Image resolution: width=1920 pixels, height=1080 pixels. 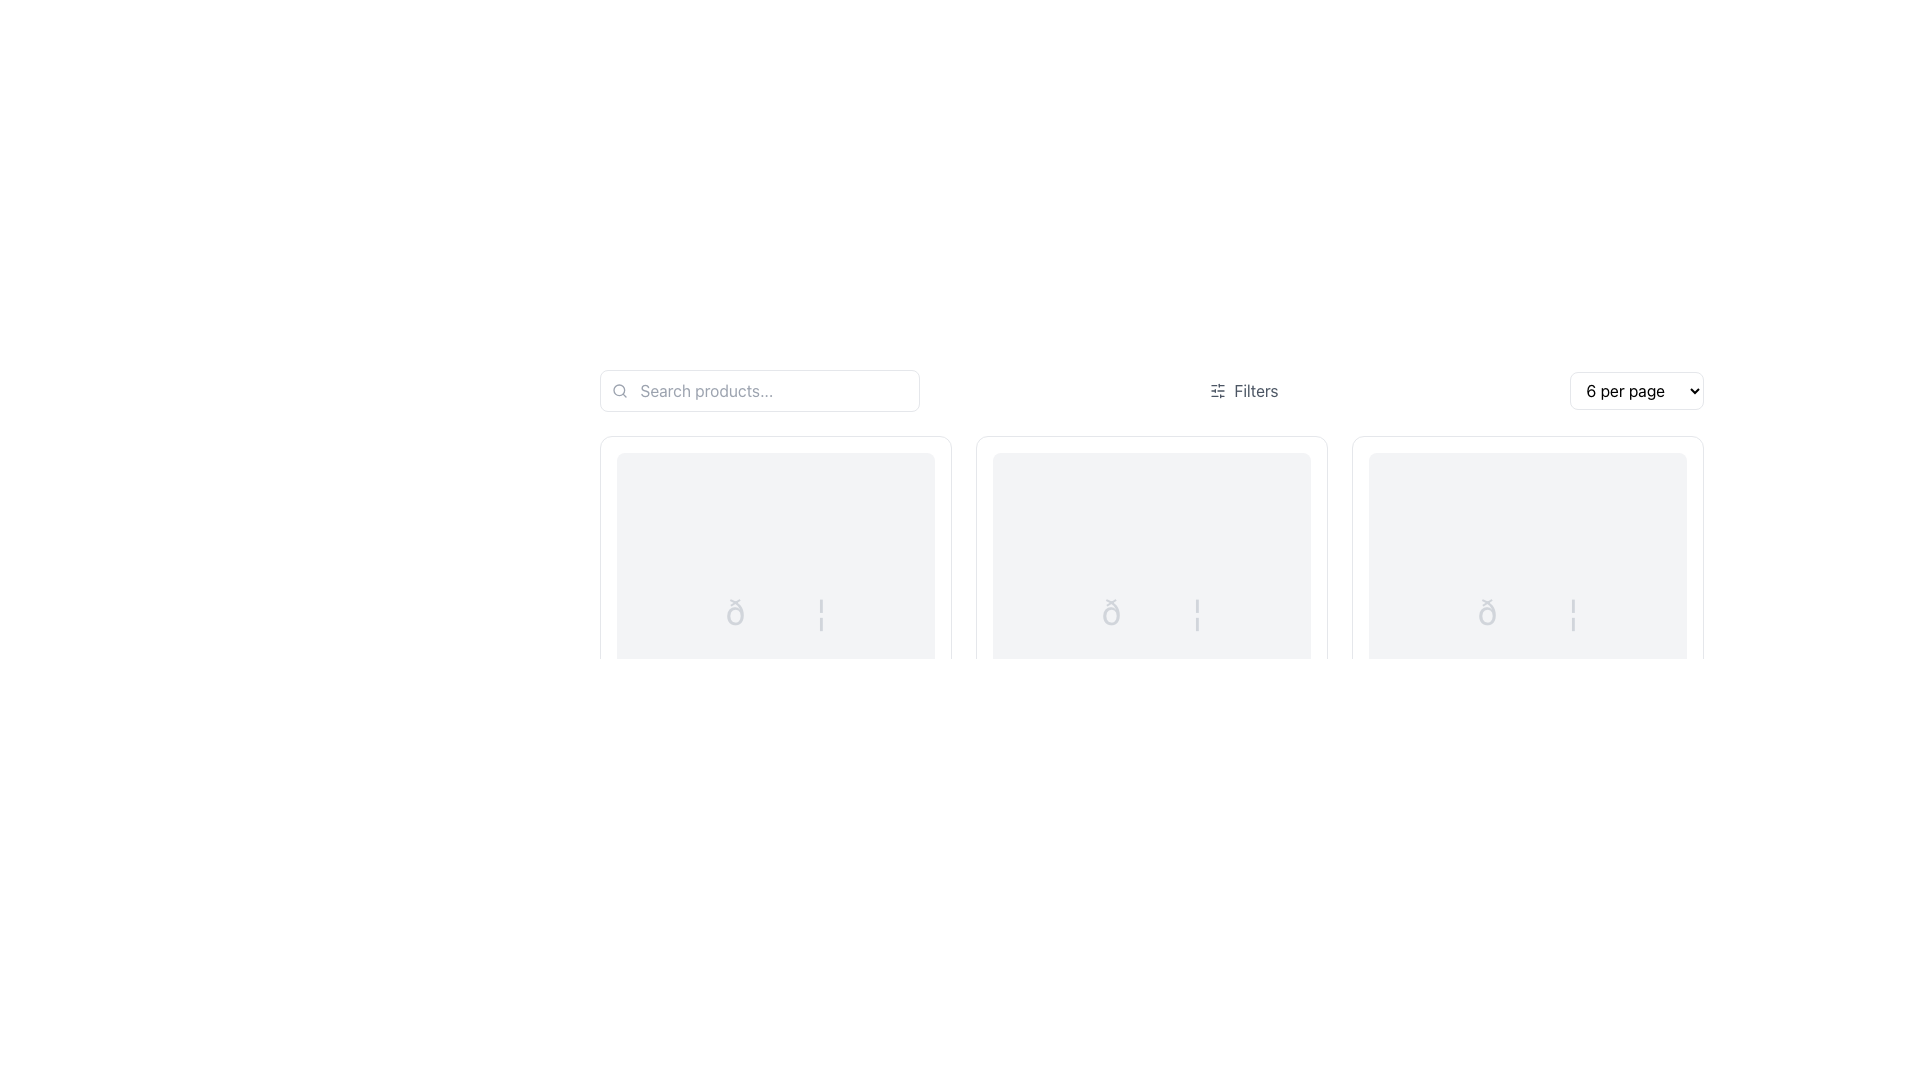 I want to click on the visual appearance change of the messaging or notifications icon located in the middle card of the horizontally aligned set of three cards, so click(x=1151, y=611).